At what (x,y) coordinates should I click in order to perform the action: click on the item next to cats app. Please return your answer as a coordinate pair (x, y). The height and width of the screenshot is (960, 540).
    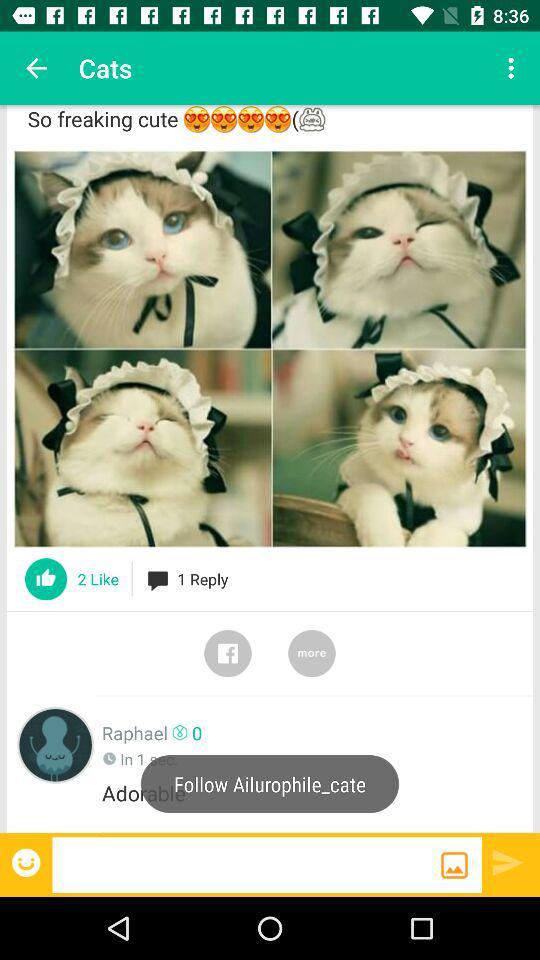
    Looking at the image, I should click on (36, 68).